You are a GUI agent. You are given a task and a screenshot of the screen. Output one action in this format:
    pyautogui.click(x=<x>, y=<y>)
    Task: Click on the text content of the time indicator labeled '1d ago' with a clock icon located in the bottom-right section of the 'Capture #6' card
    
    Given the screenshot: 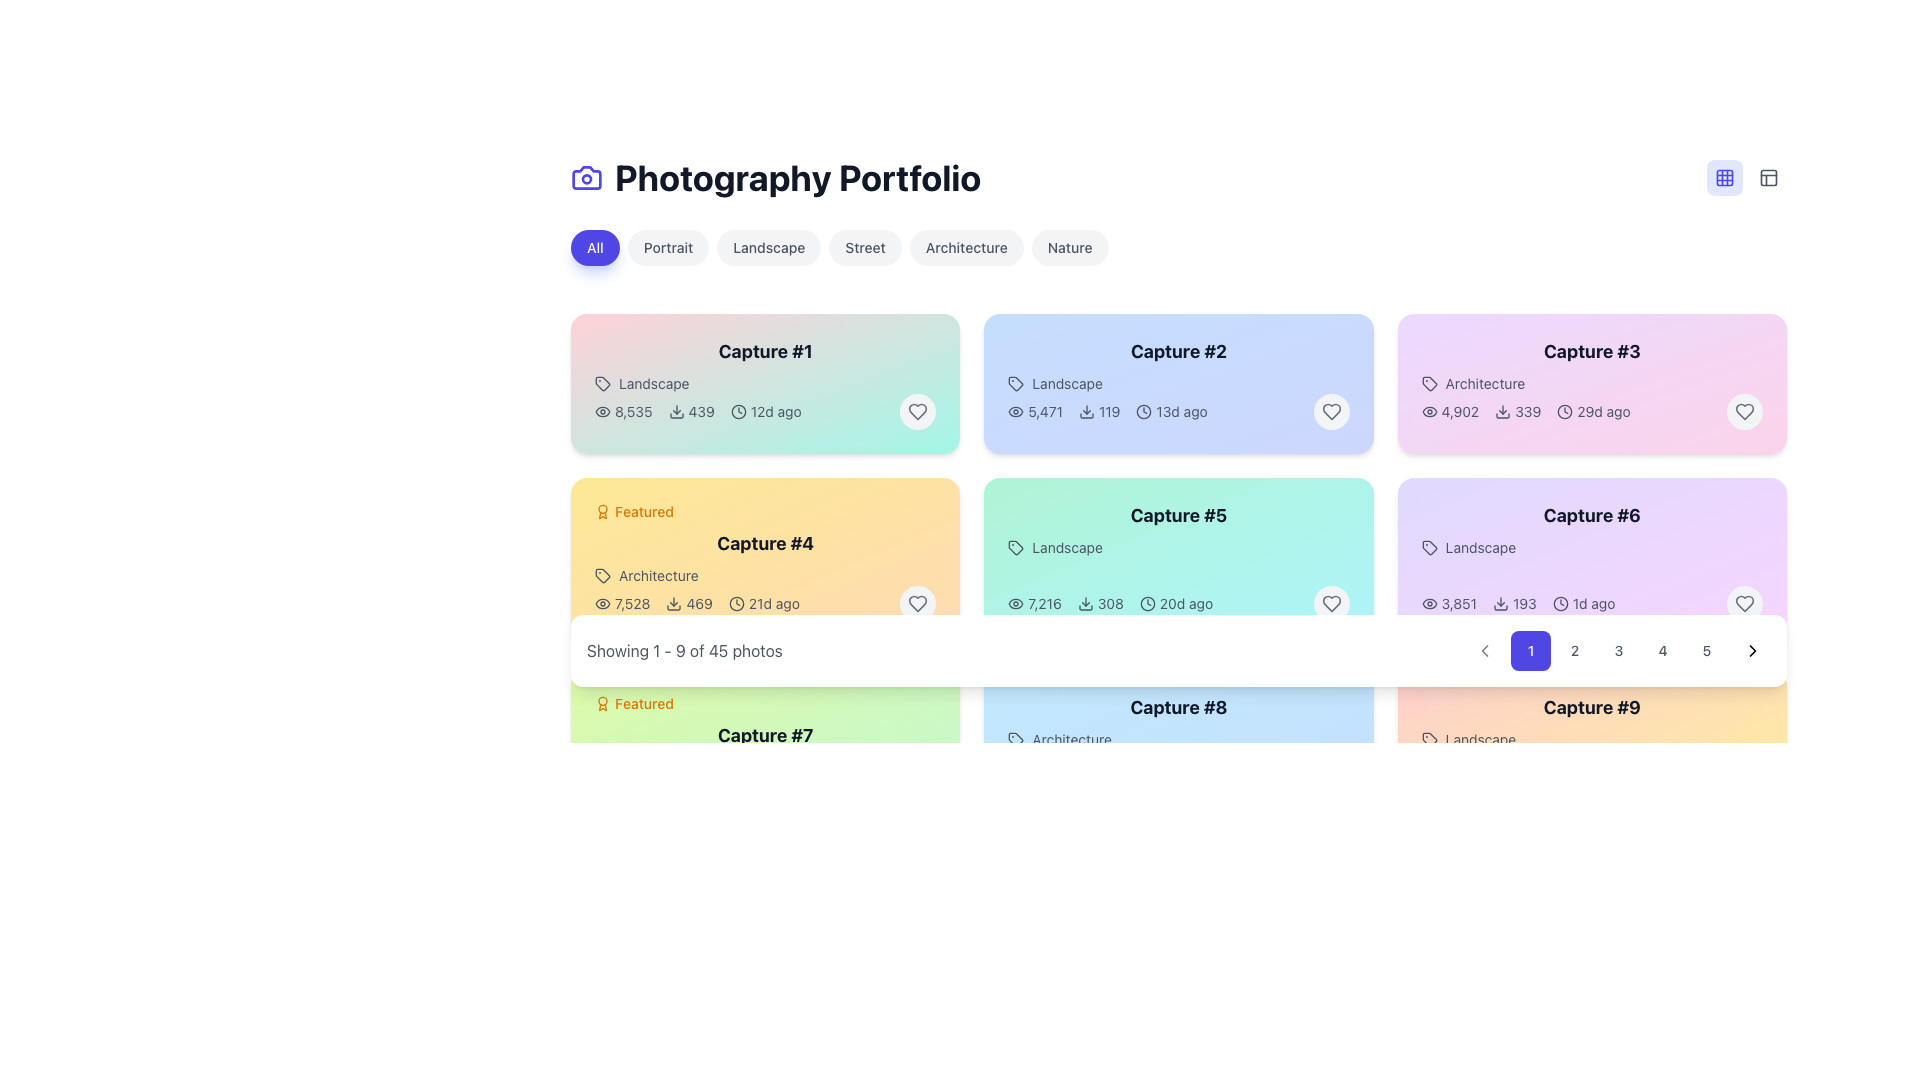 What is the action you would take?
    pyautogui.click(x=1583, y=603)
    